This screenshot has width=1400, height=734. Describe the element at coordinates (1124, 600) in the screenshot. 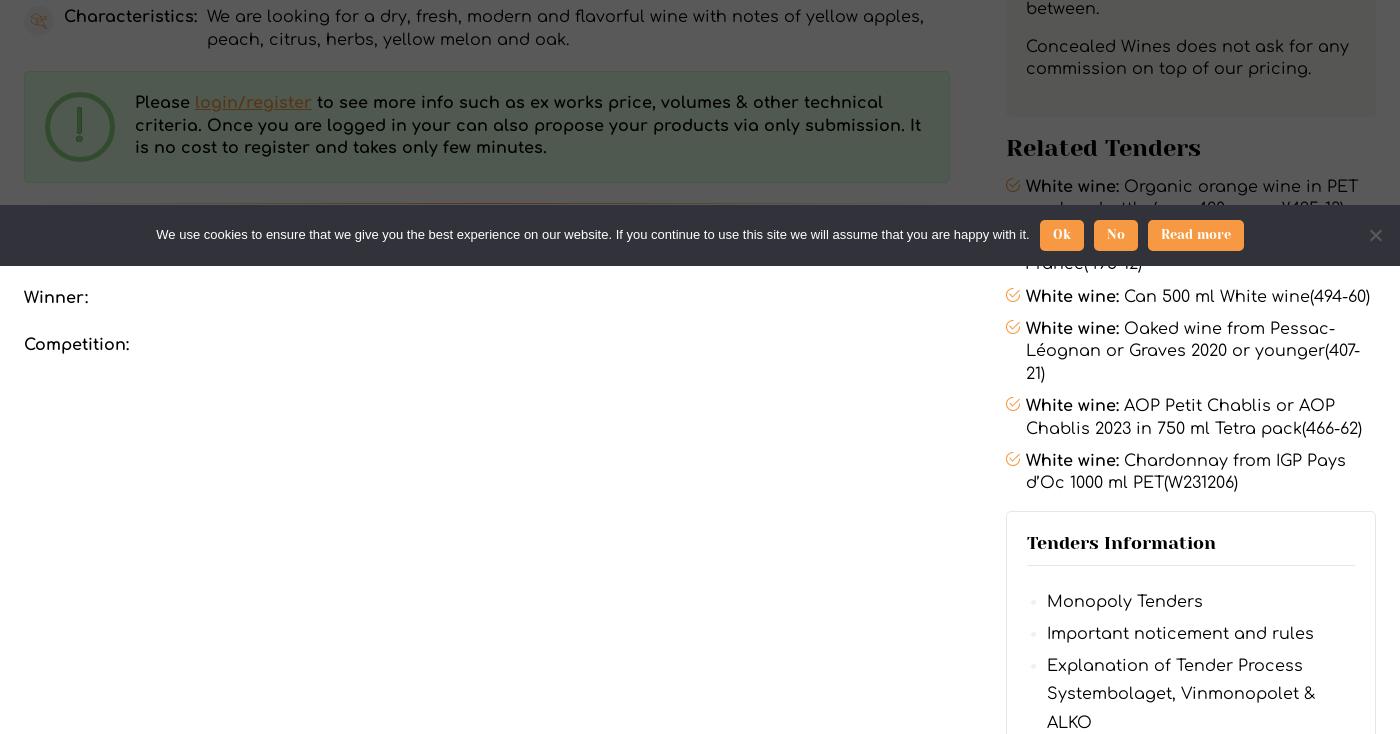

I see `'Monopoly Tenders'` at that location.